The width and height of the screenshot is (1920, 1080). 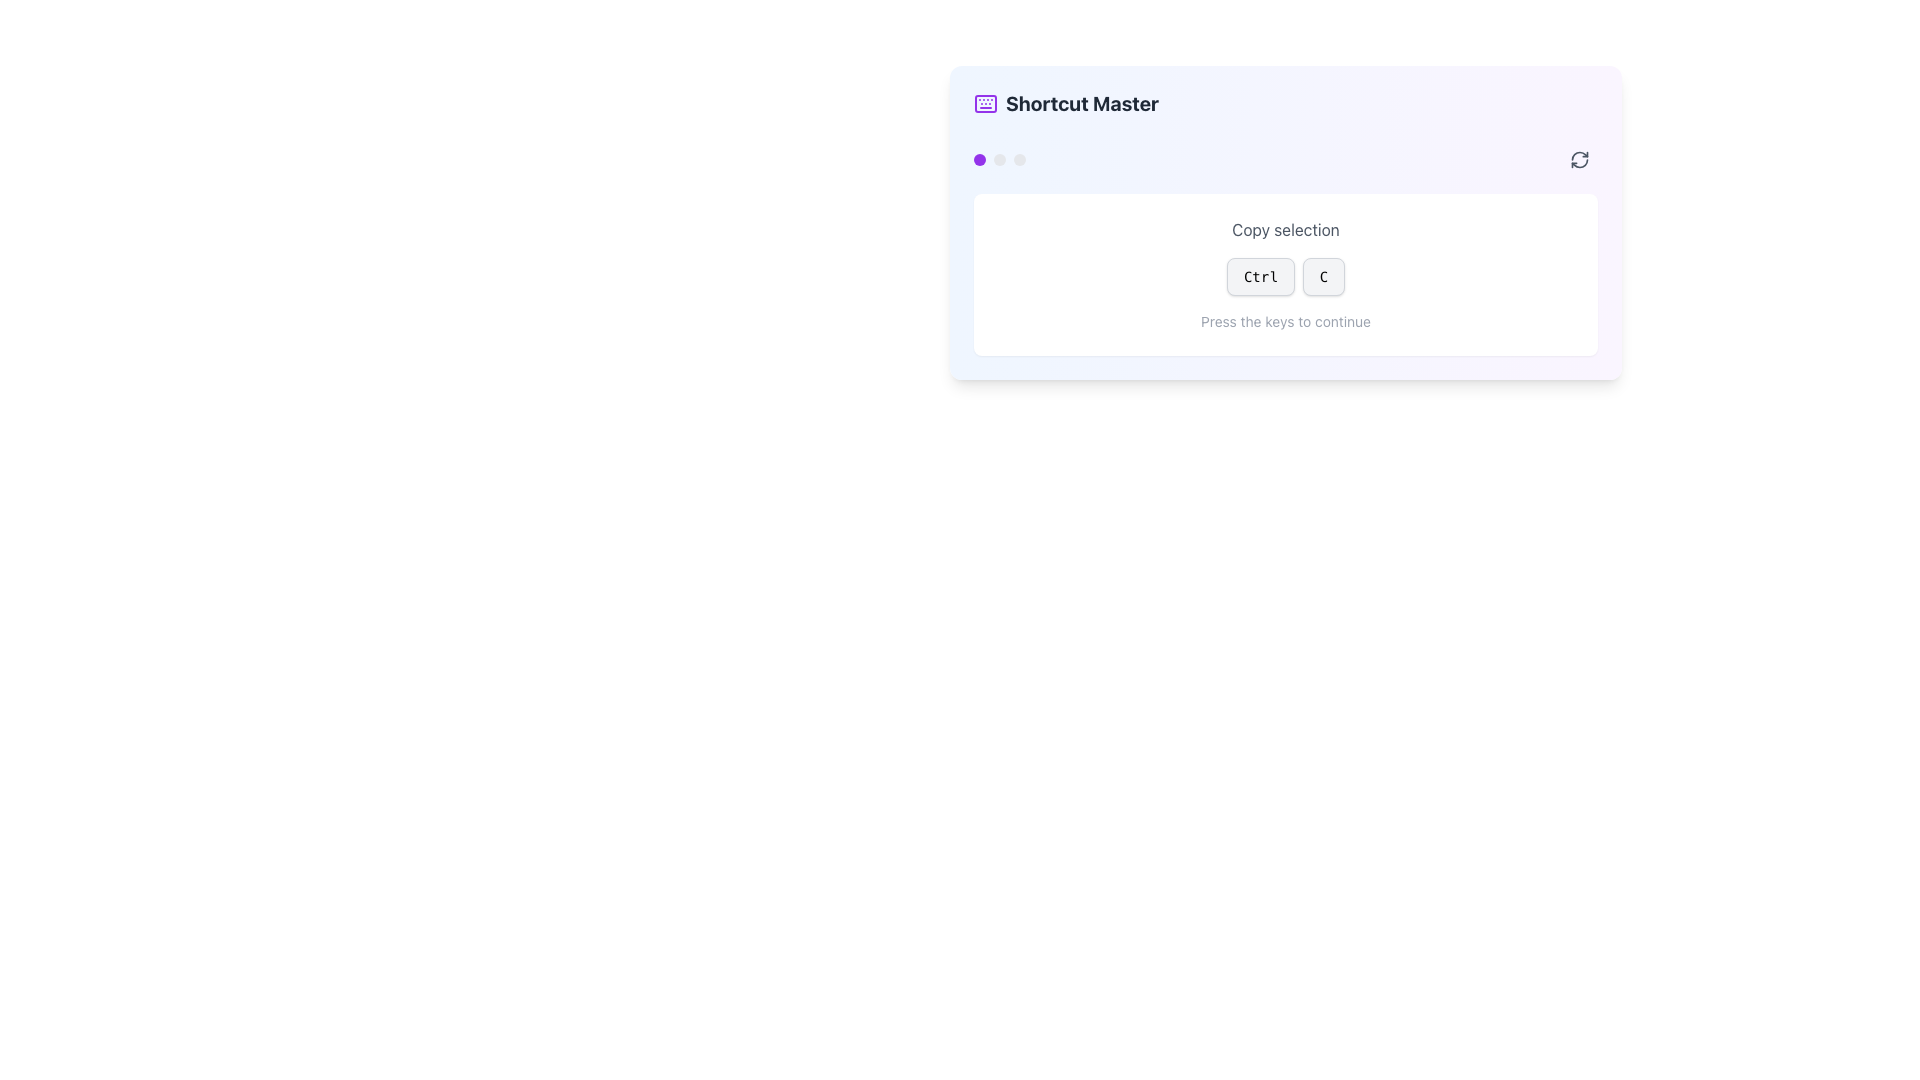 I want to click on the 'C' keyboard key button located under the 'Copy selection' label, so click(x=1323, y=277).